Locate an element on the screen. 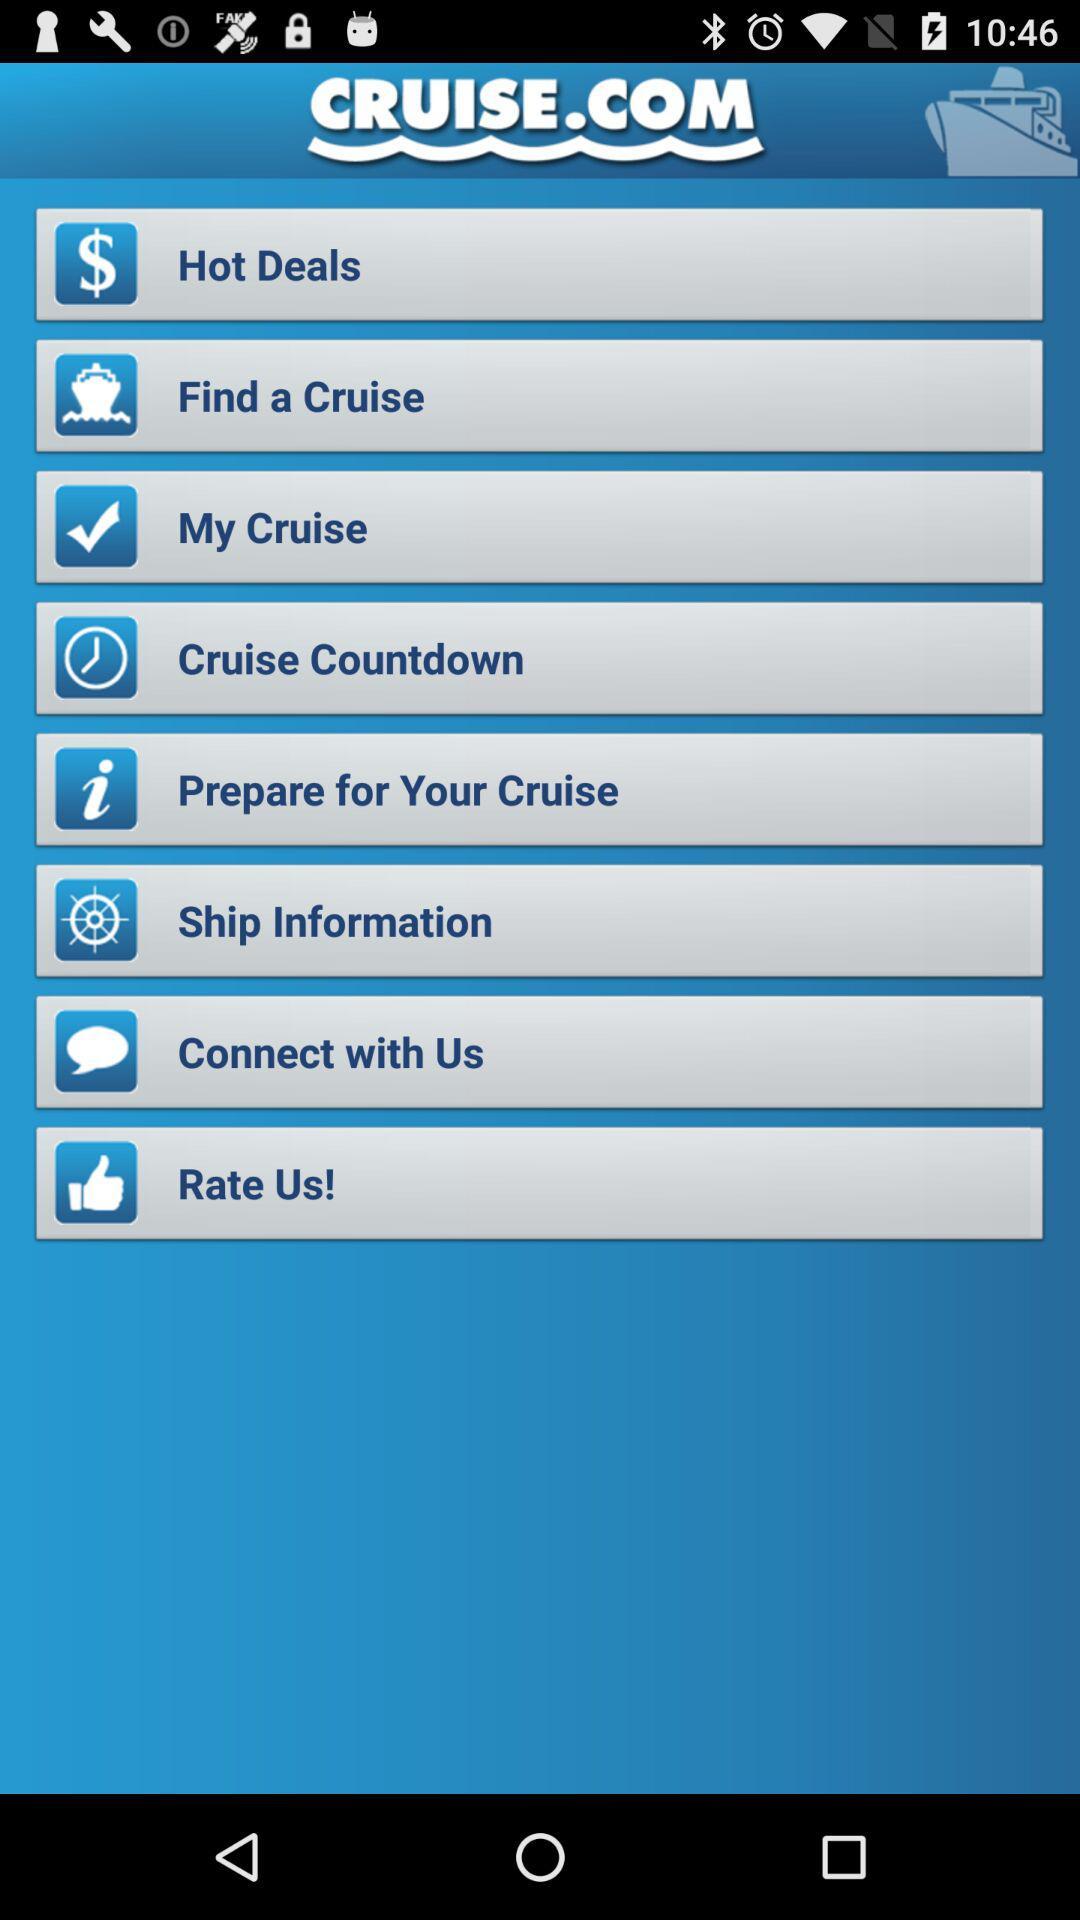 The width and height of the screenshot is (1080, 1920). the ship information item is located at coordinates (540, 925).